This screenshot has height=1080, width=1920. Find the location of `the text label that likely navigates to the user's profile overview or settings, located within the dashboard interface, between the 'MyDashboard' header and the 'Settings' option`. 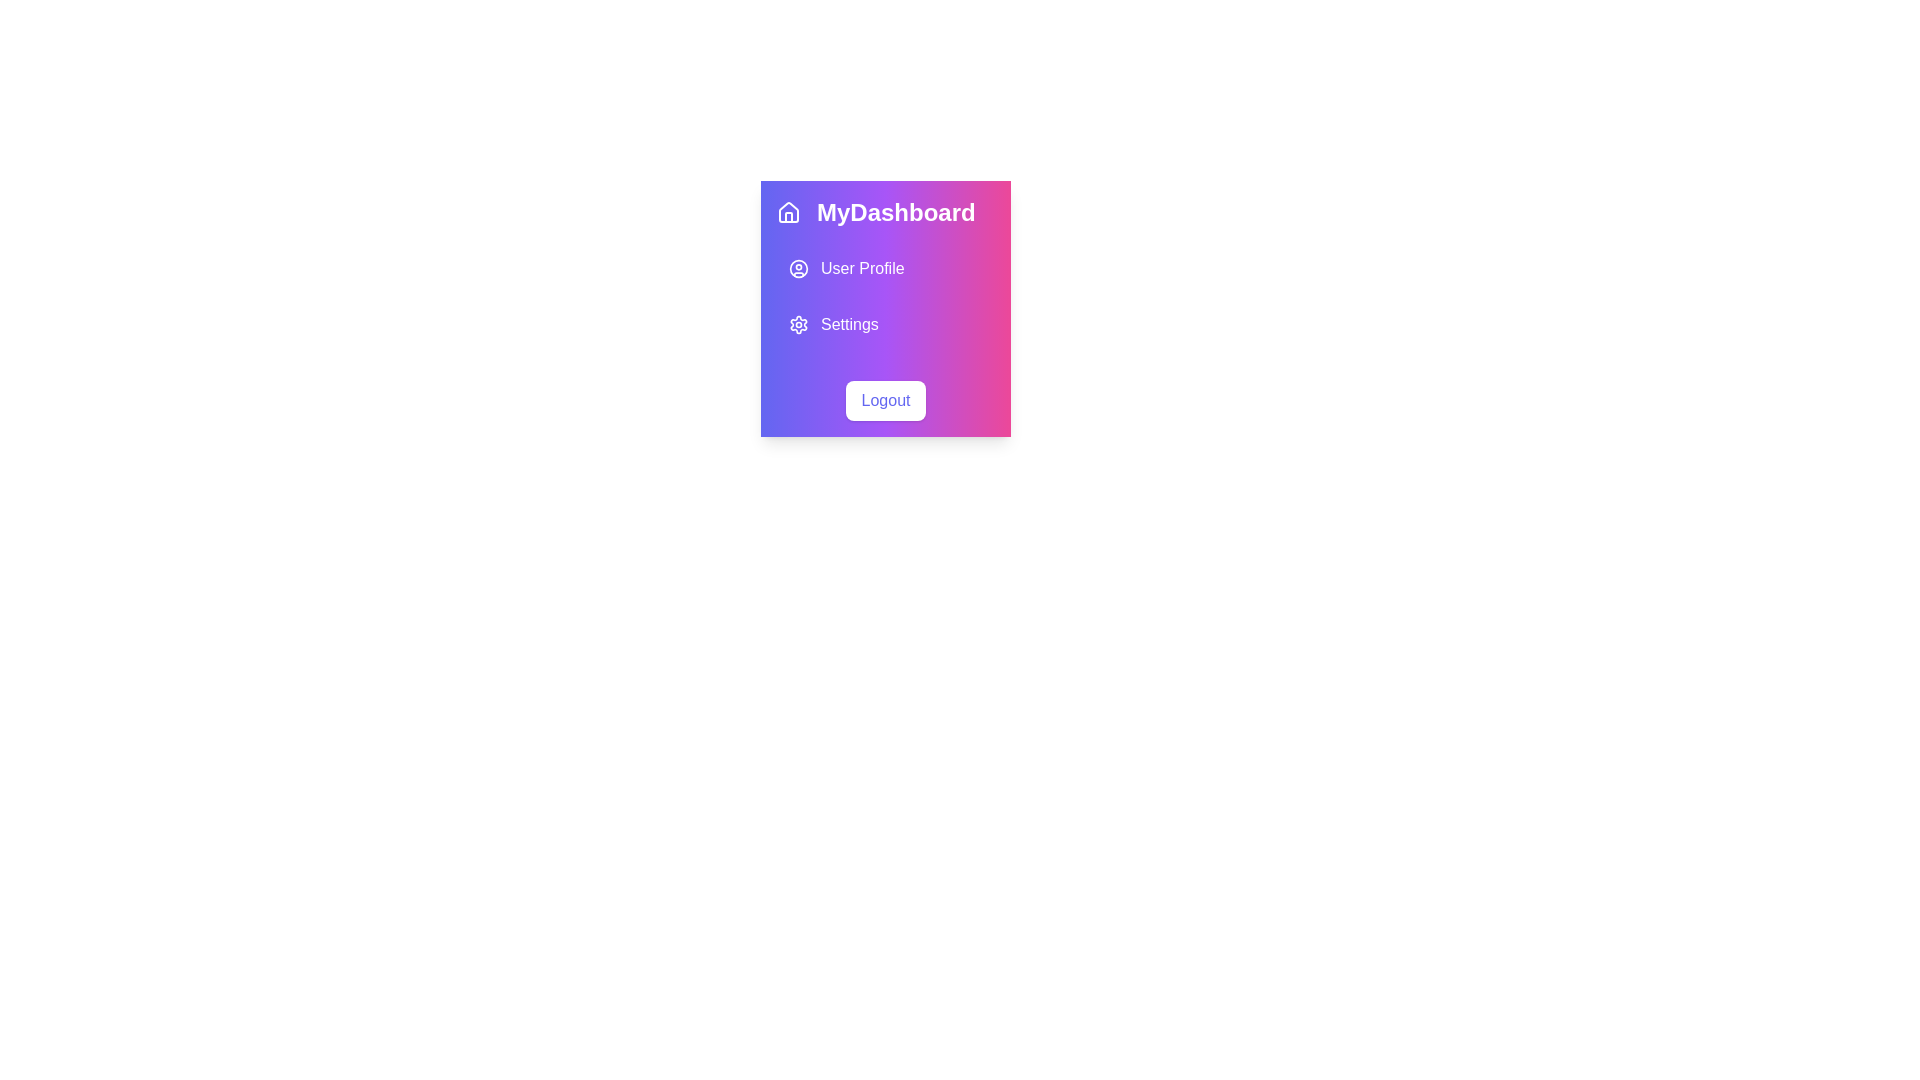

the text label that likely navigates to the user's profile overview or settings, located within the dashboard interface, between the 'MyDashboard' header and the 'Settings' option is located at coordinates (862, 268).